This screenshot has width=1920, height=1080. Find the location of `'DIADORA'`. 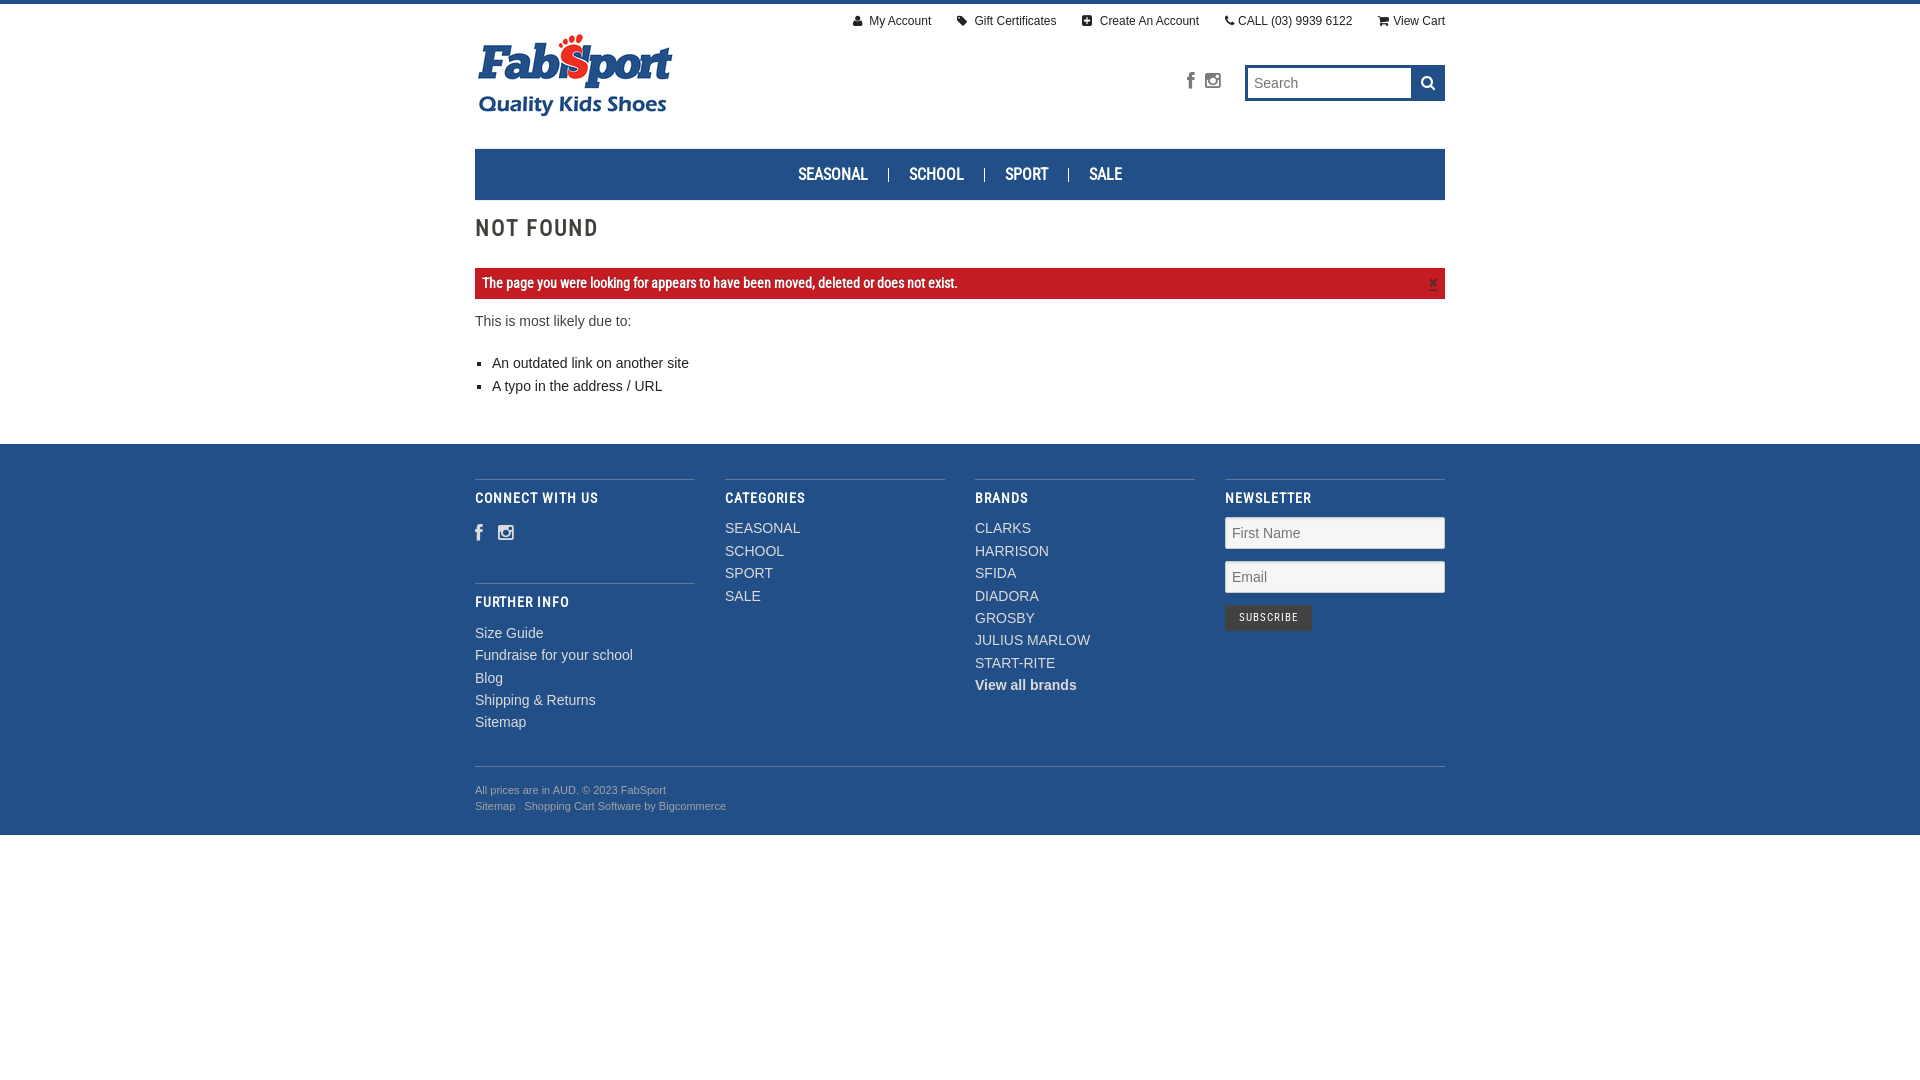

'DIADORA' is located at coordinates (1007, 595).